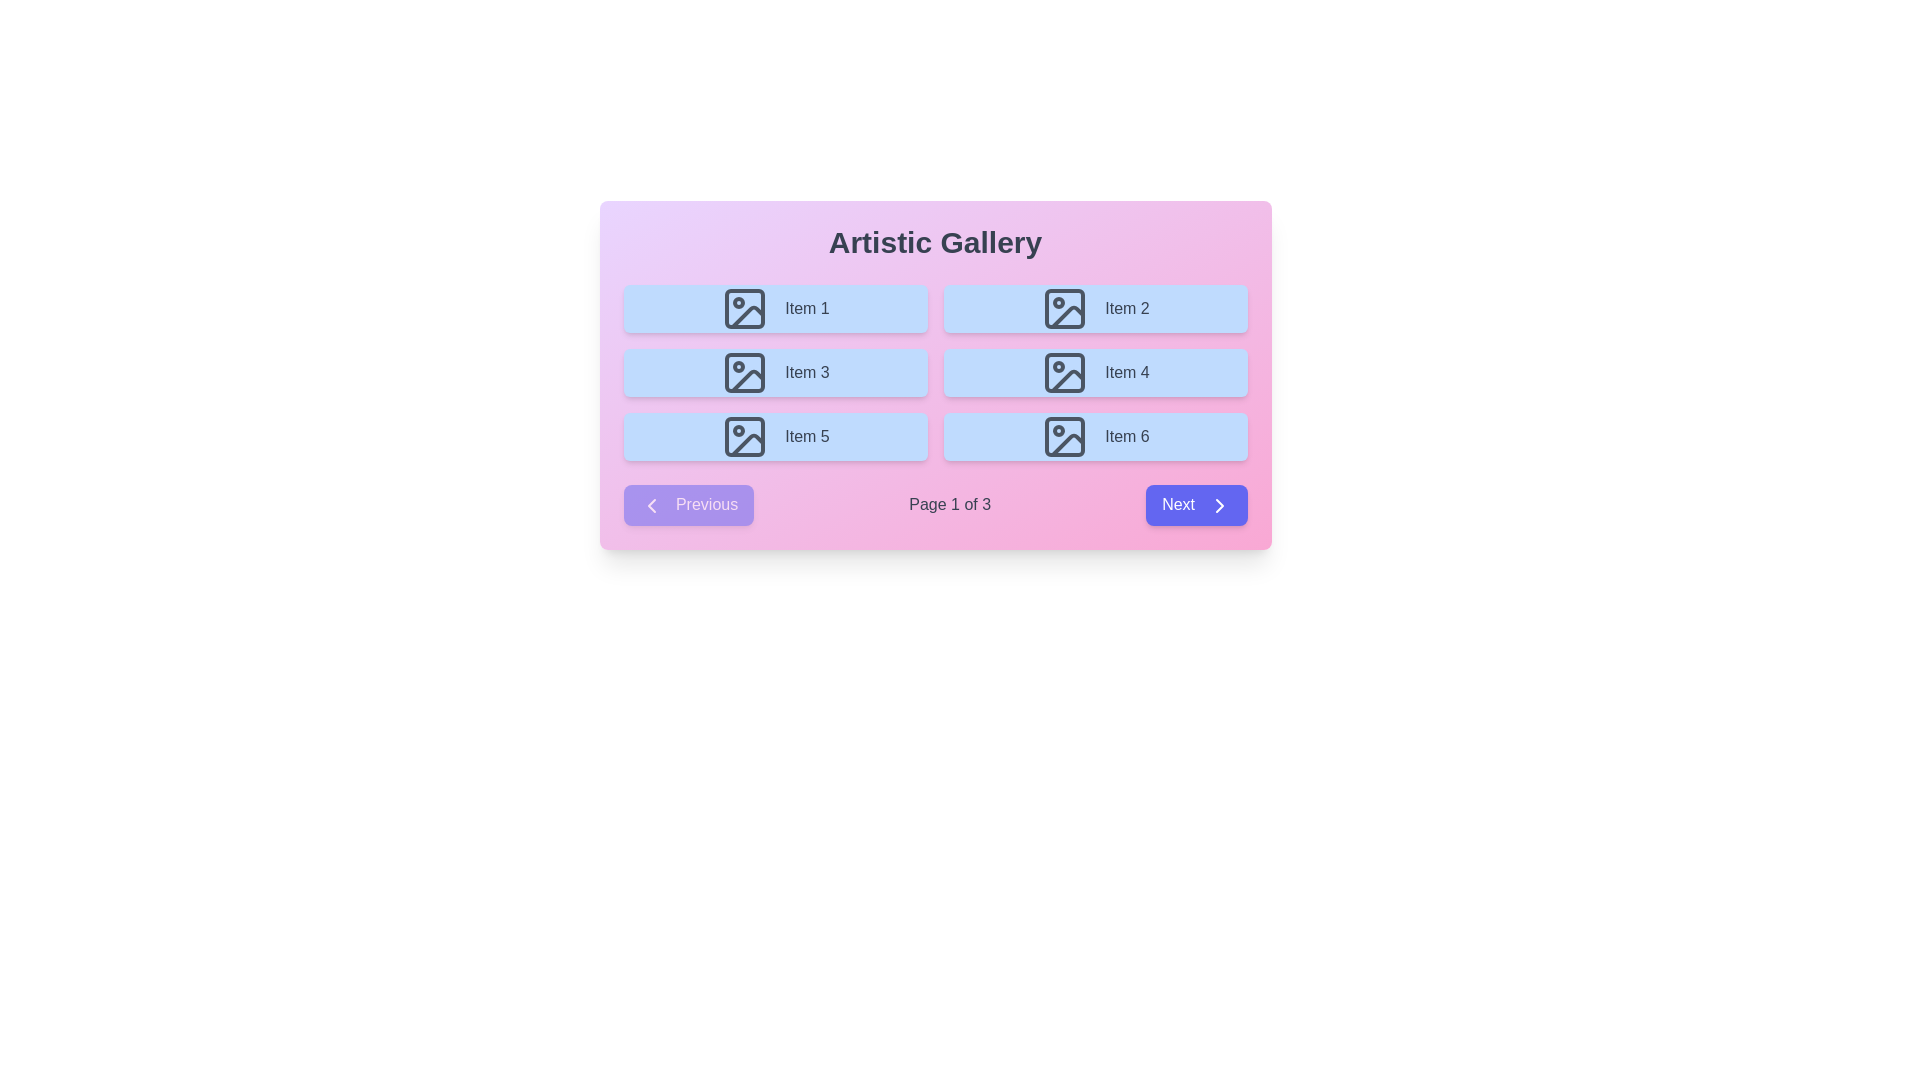  I want to click on the first selectable item in the grid list, which is a light blue button with the text 'Item 1' and a gray outlined image icon, so click(774, 308).